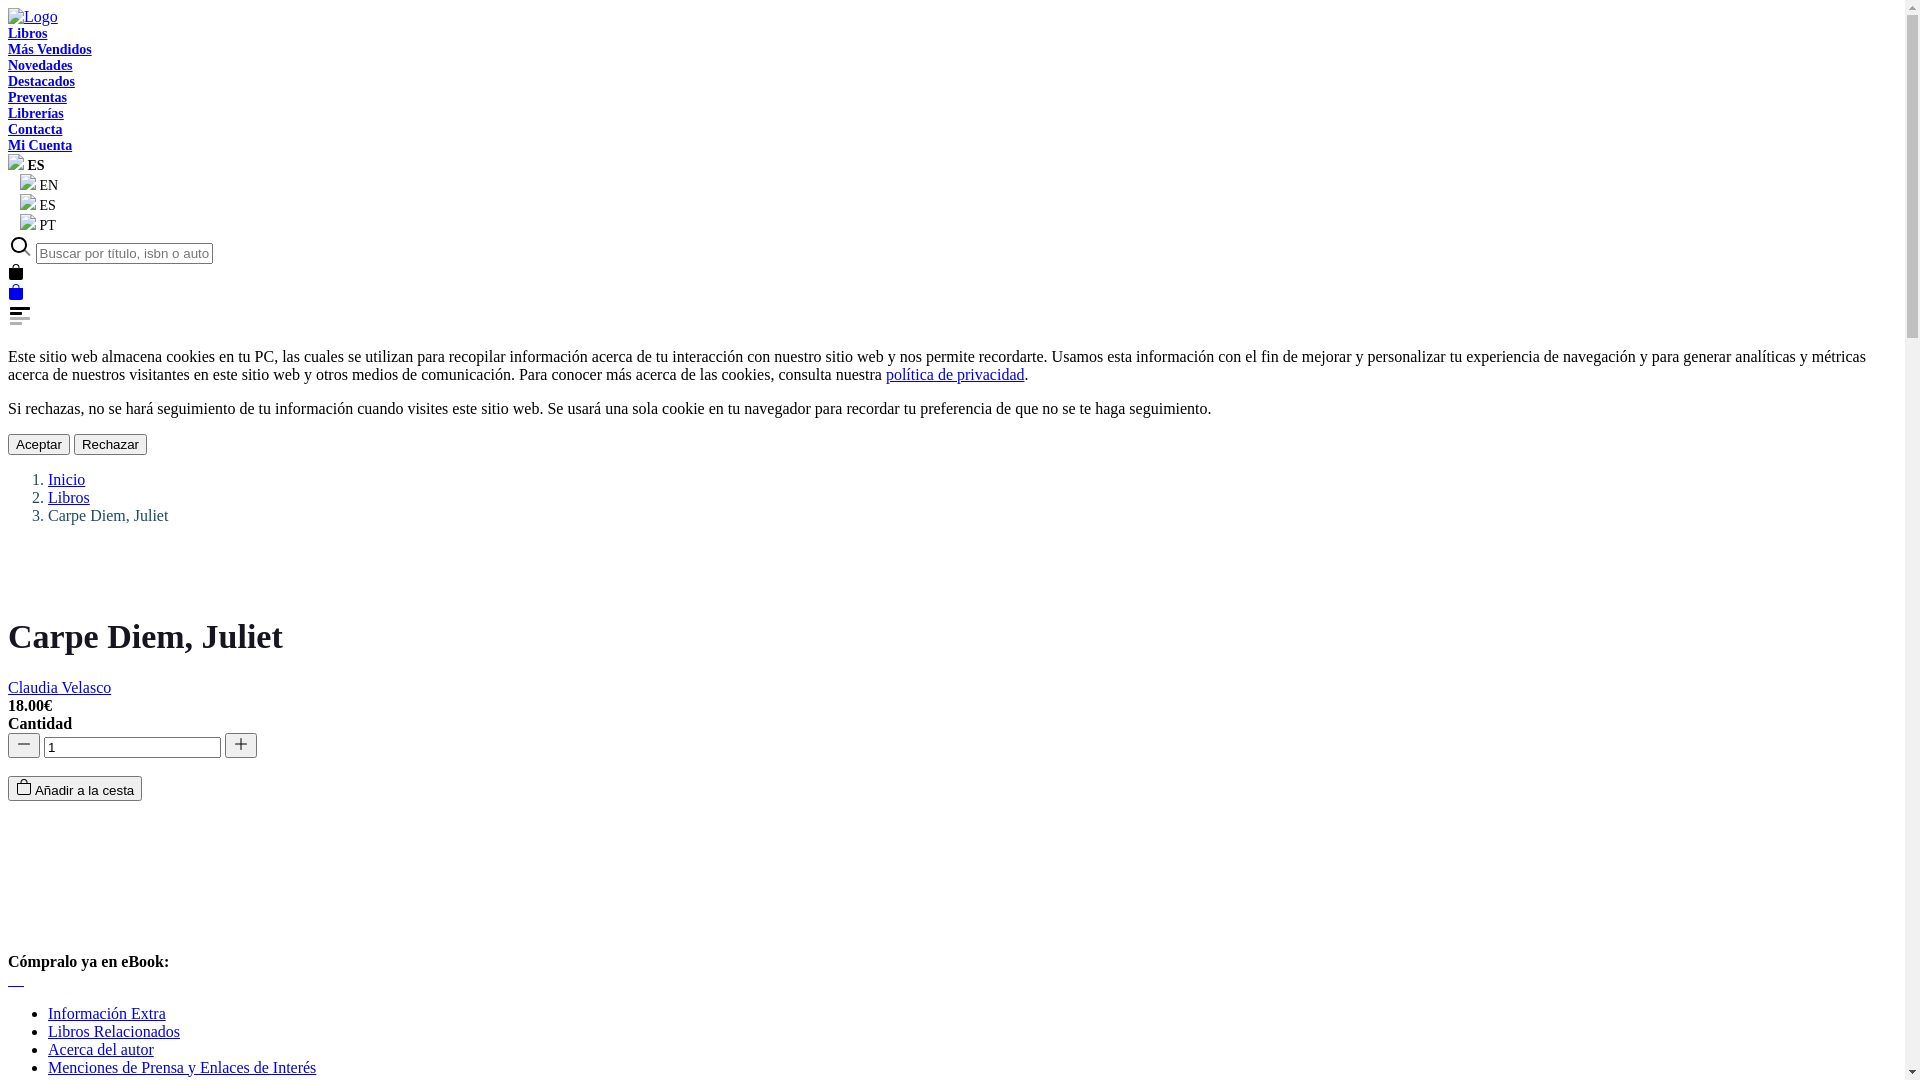 Image resolution: width=1920 pixels, height=1080 pixels. Describe the element at coordinates (8, 443) in the screenshot. I see `'Aceptar'` at that location.